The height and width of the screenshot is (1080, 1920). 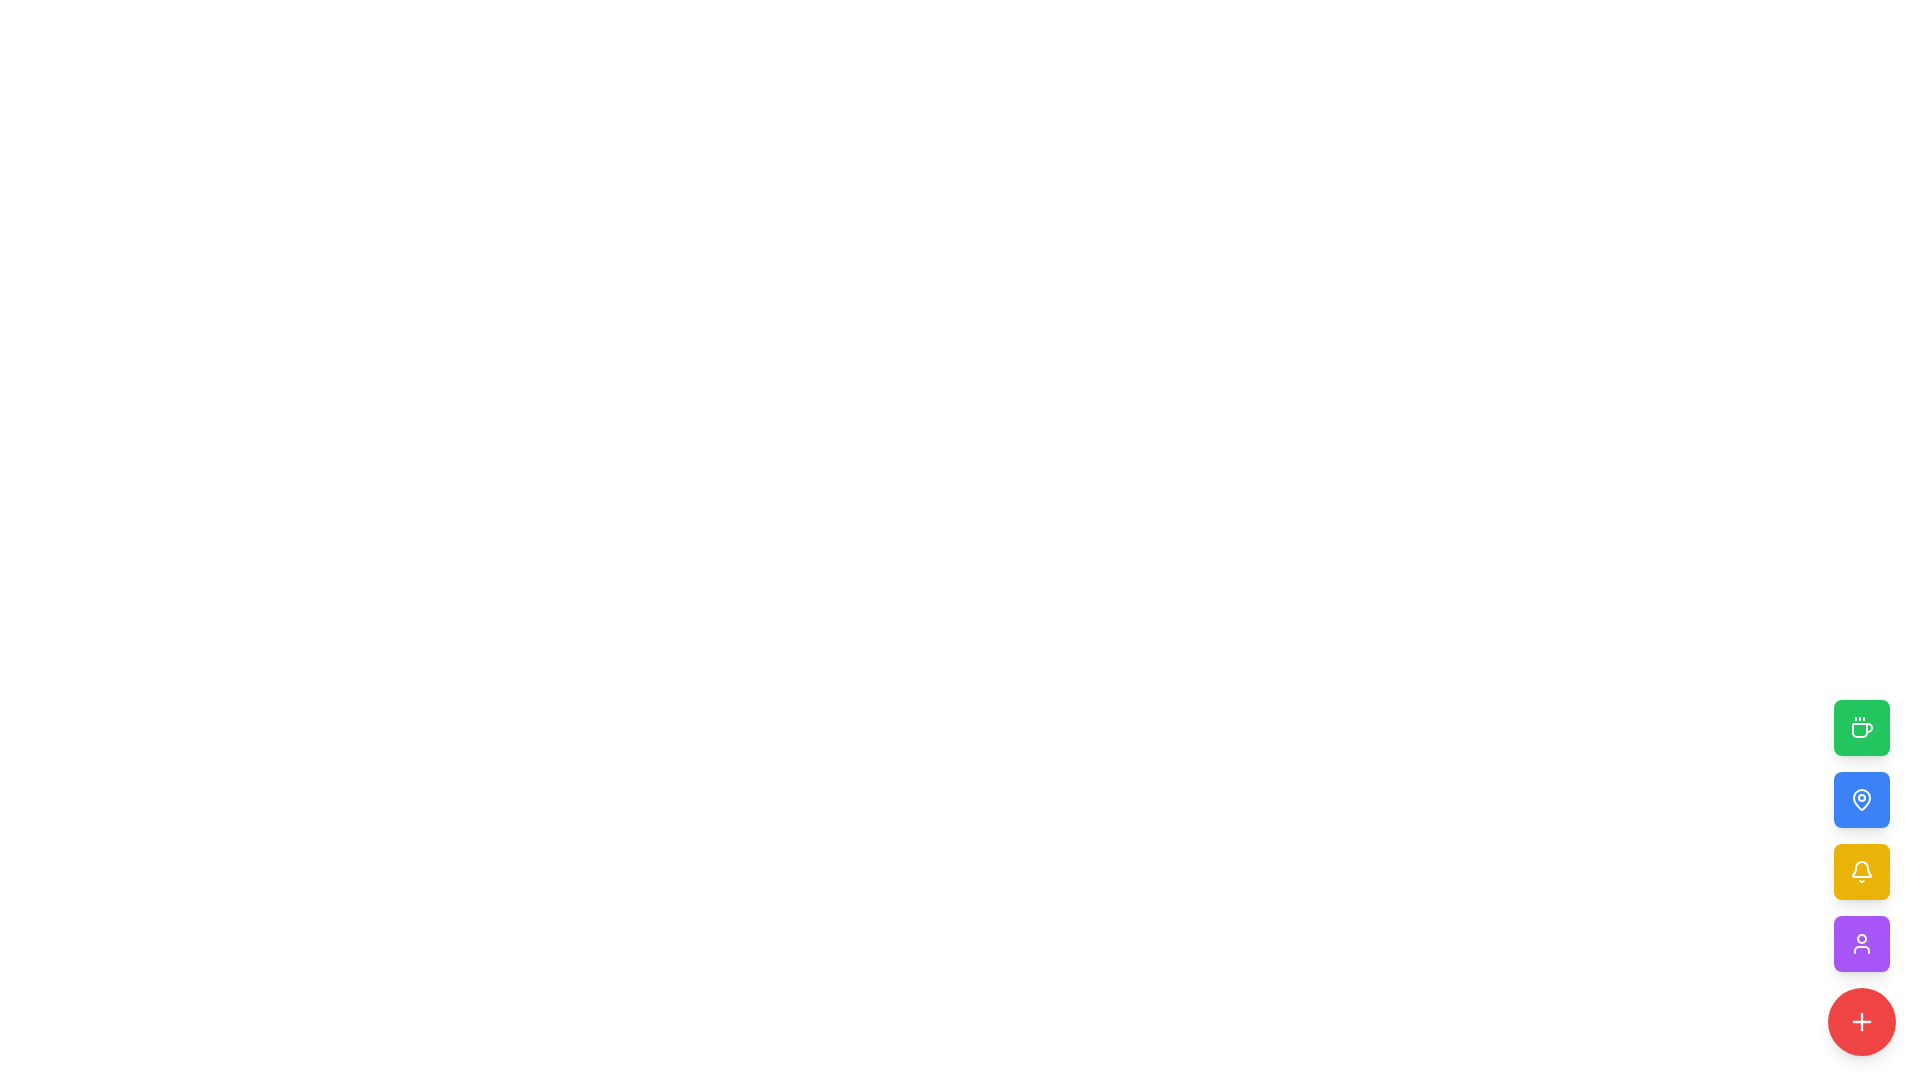 What do you see at coordinates (1861, 944) in the screenshot?
I see `the user profile icon located within the fourth vertical button in a purple rectangular button with rounded corners` at bounding box center [1861, 944].